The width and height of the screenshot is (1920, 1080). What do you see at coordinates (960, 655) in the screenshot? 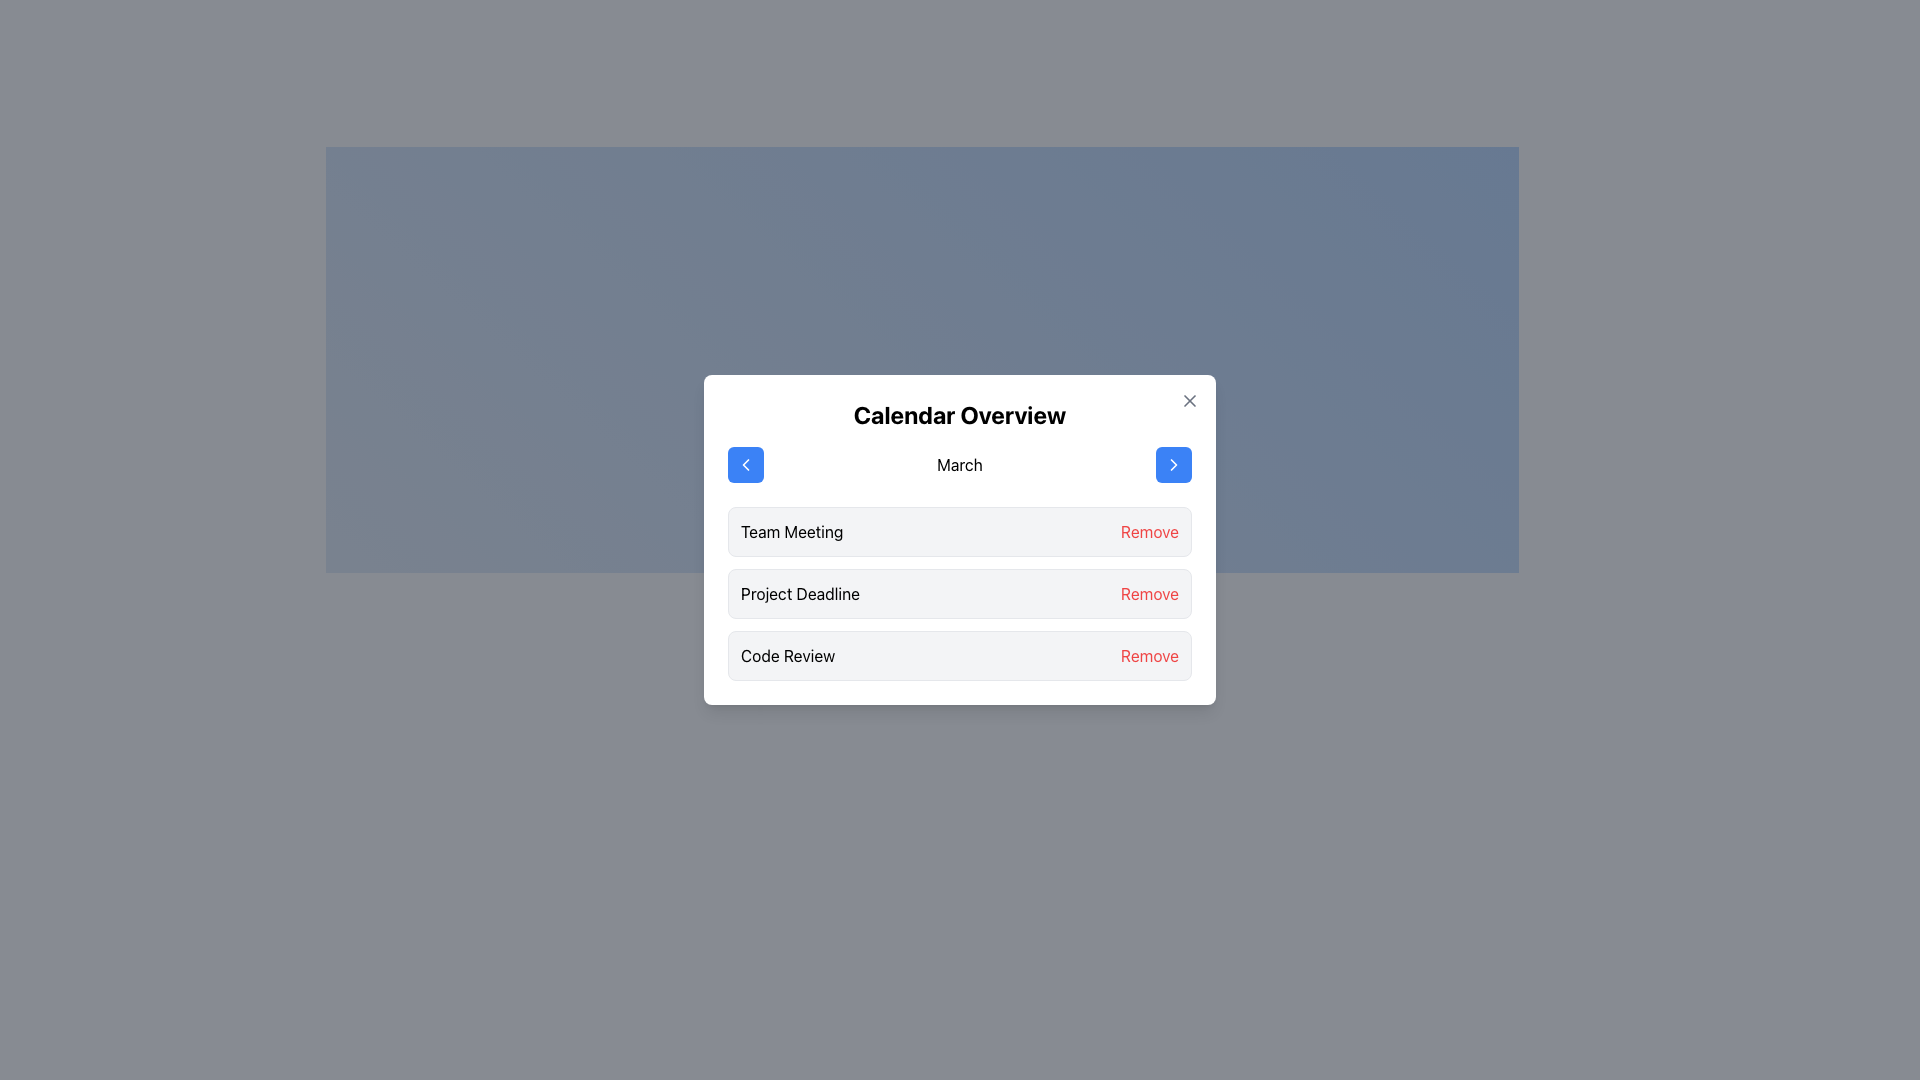
I see `the 'Code Review' list item in the third row to possibly perform additional actions` at bounding box center [960, 655].